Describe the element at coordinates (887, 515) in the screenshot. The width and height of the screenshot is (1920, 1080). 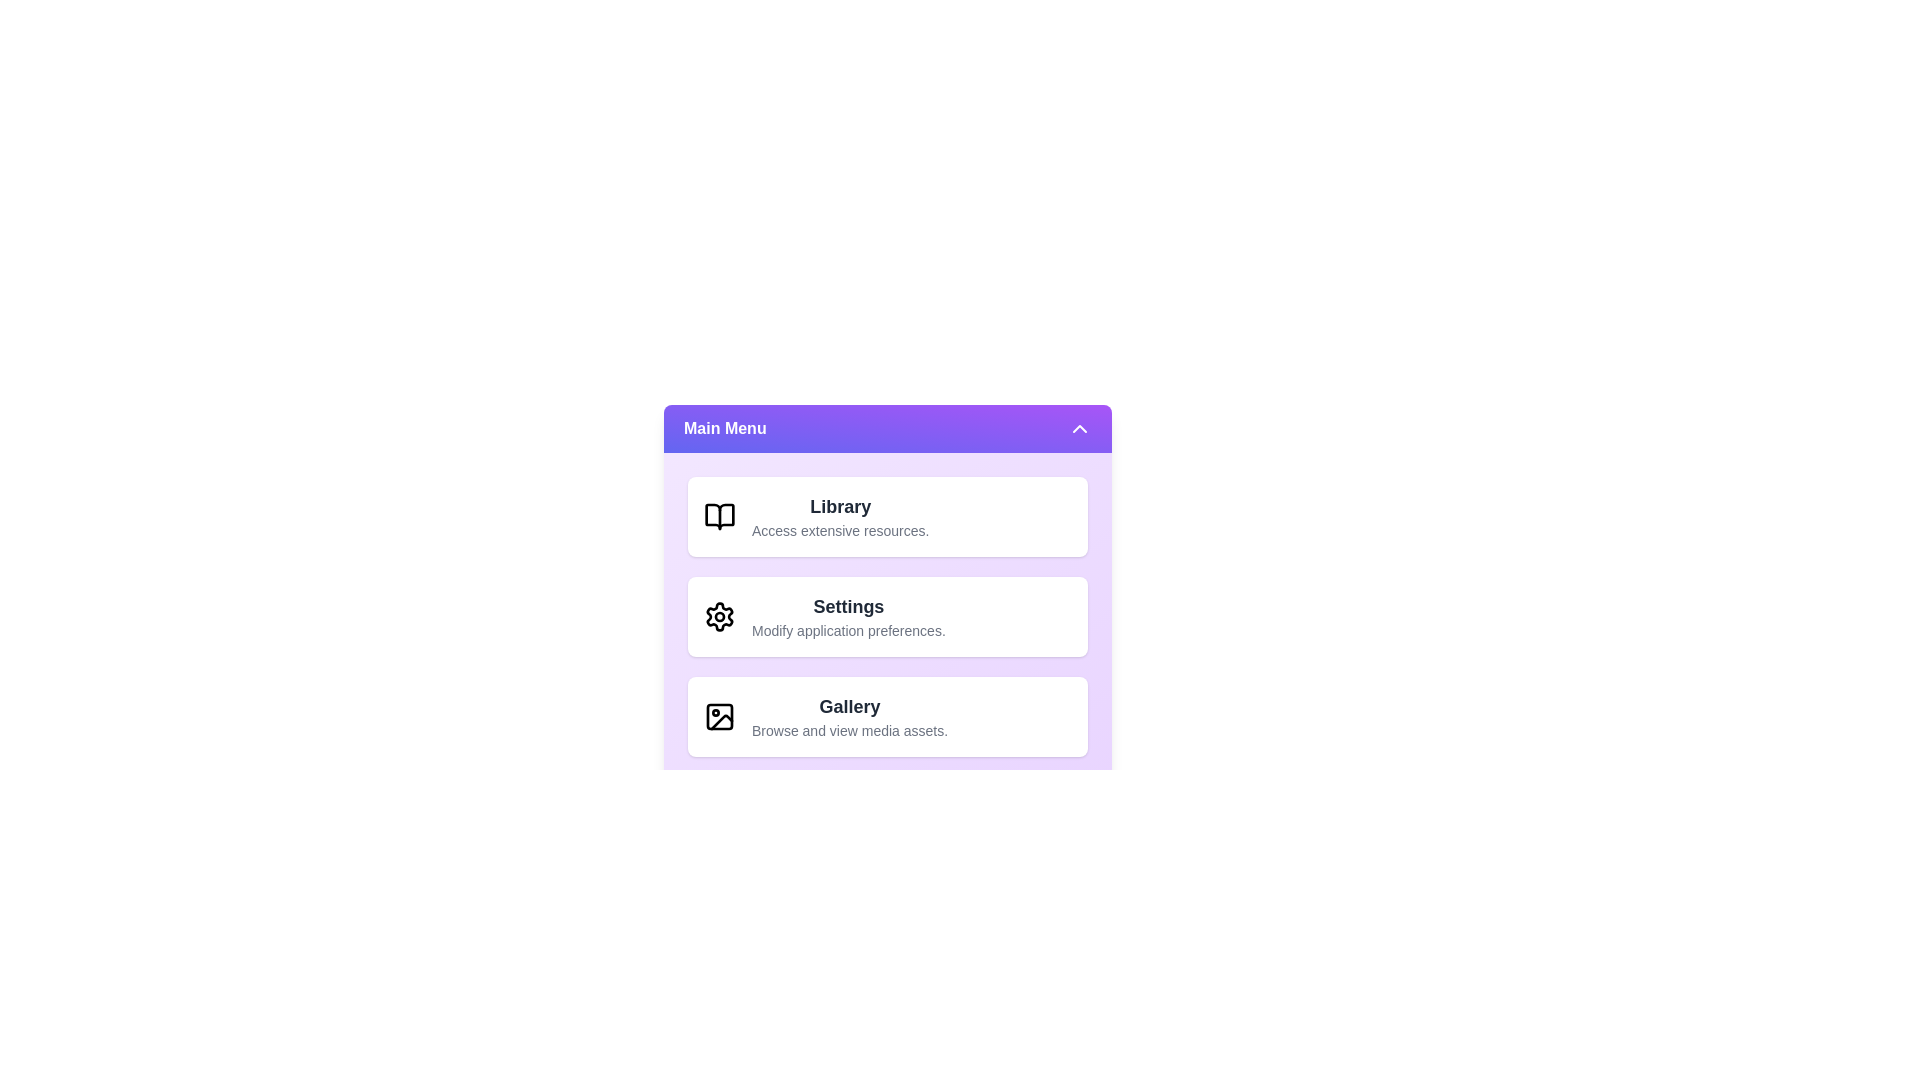
I see `the menu item corresponding to Library` at that location.